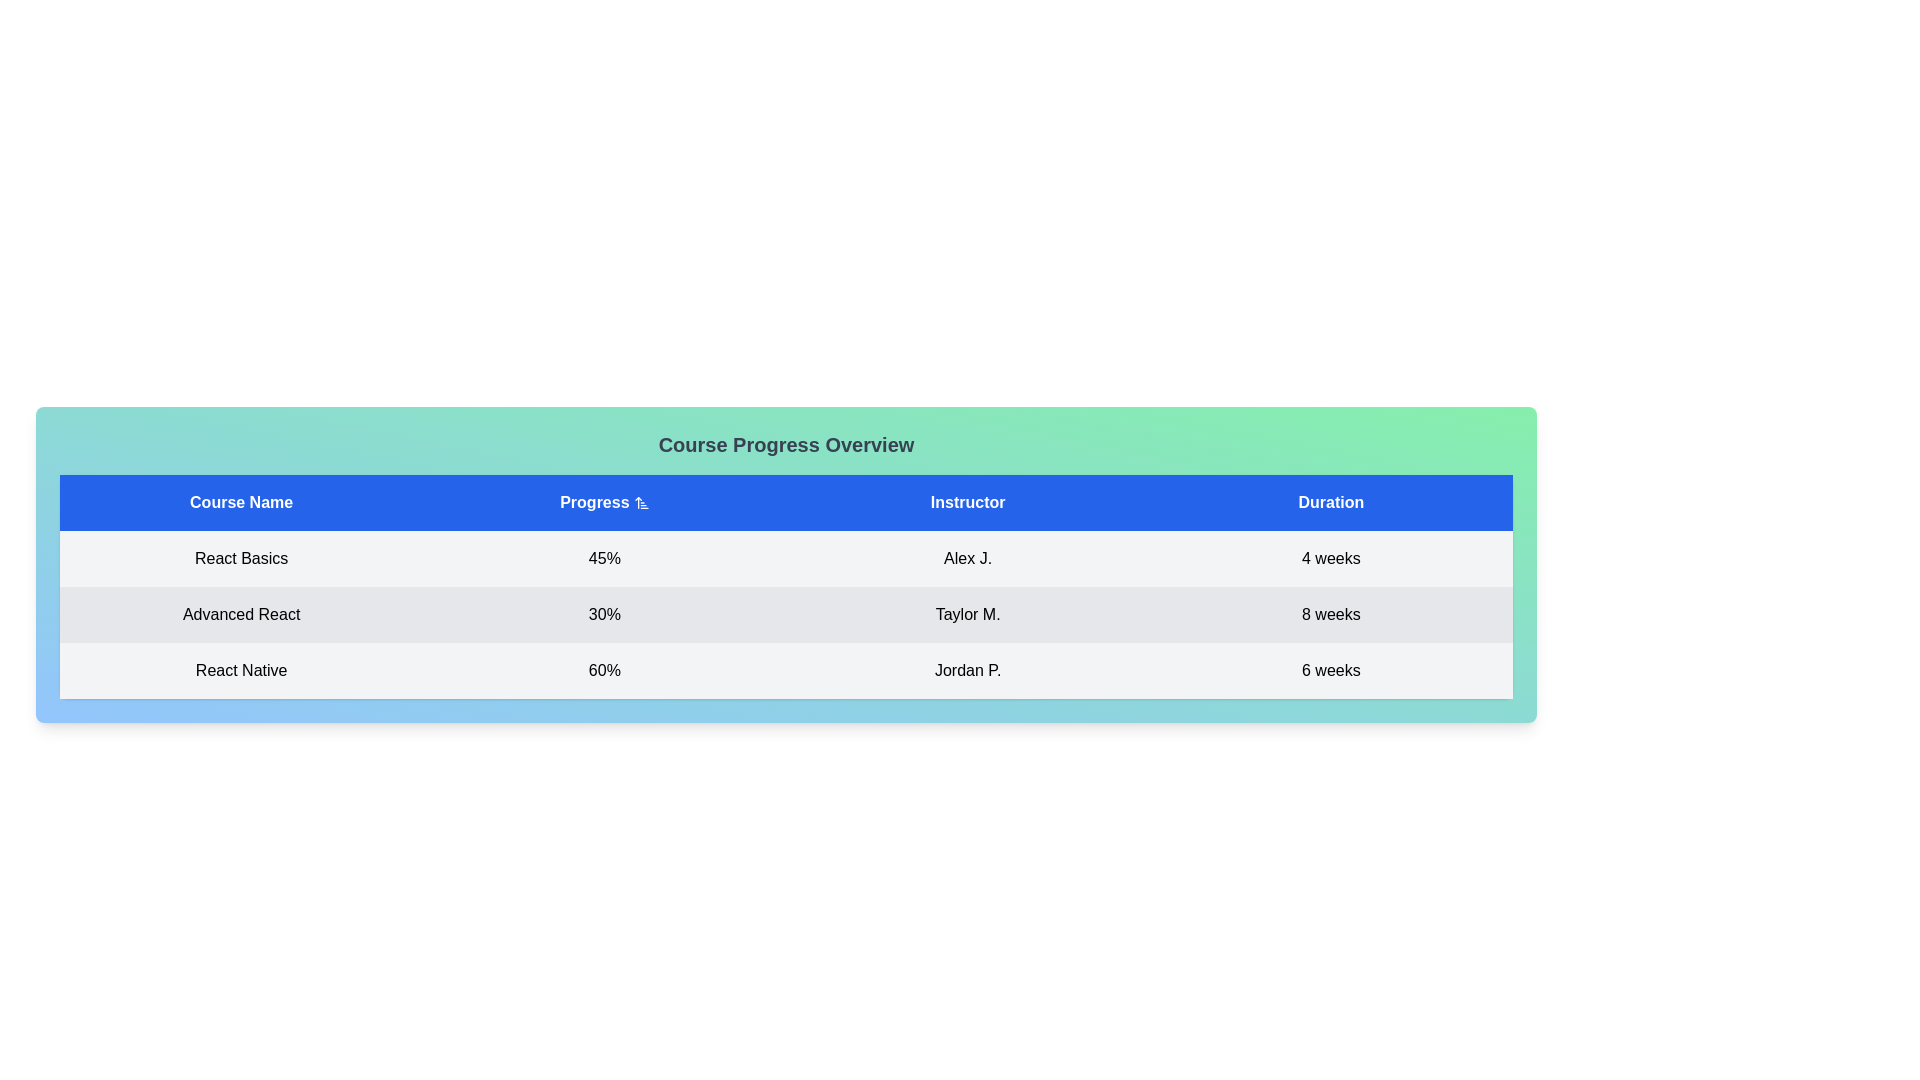 The image size is (1920, 1080). Describe the element at coordinates (1331, 501) in the screenshot. I see `the 'Duration' Table Header Cell, which is a blue rectangular cell with white bold text, located in the fourth column of the table header` at that location.